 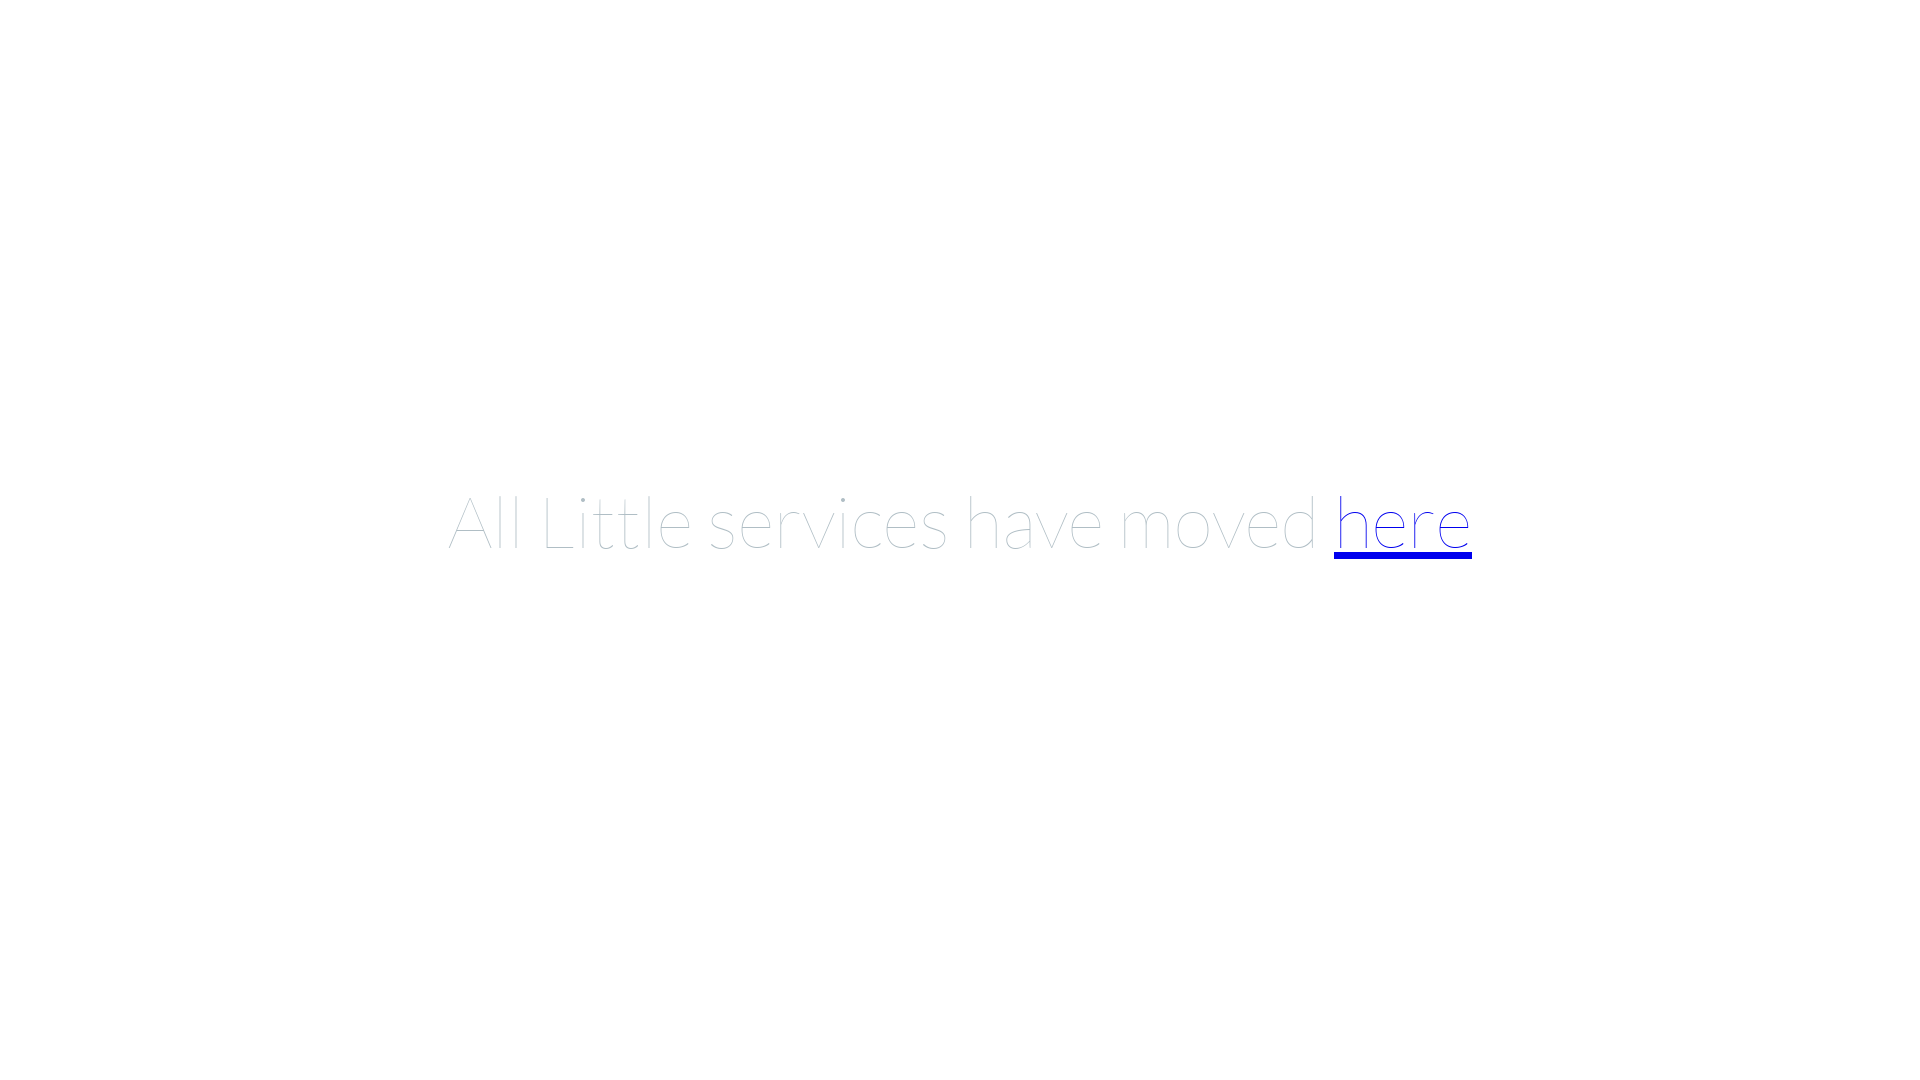 What do you see at coordinates (1401, 519) in the screenshot?
I see `'here'` at bounding box center [1401, 519].